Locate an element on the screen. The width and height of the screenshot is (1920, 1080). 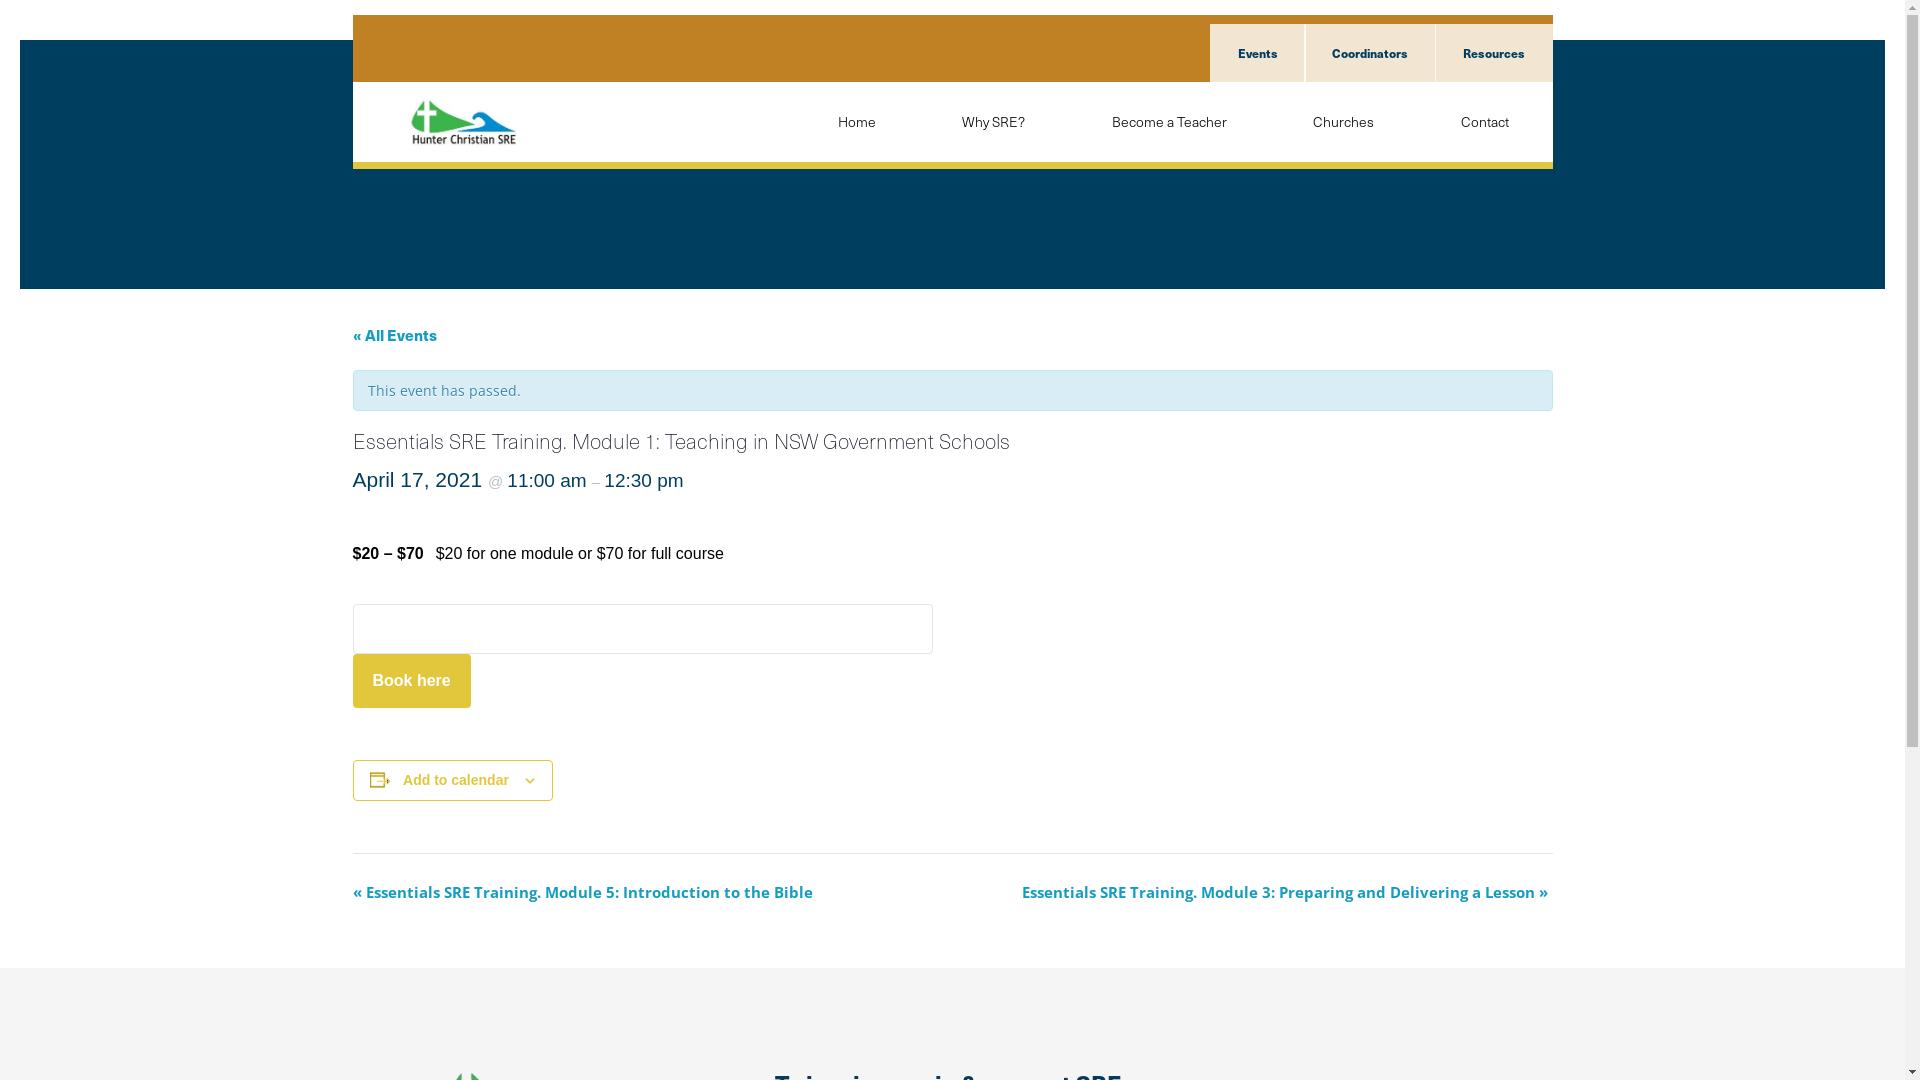
'Become a Teacher' is located at coordinates (1169, 122).